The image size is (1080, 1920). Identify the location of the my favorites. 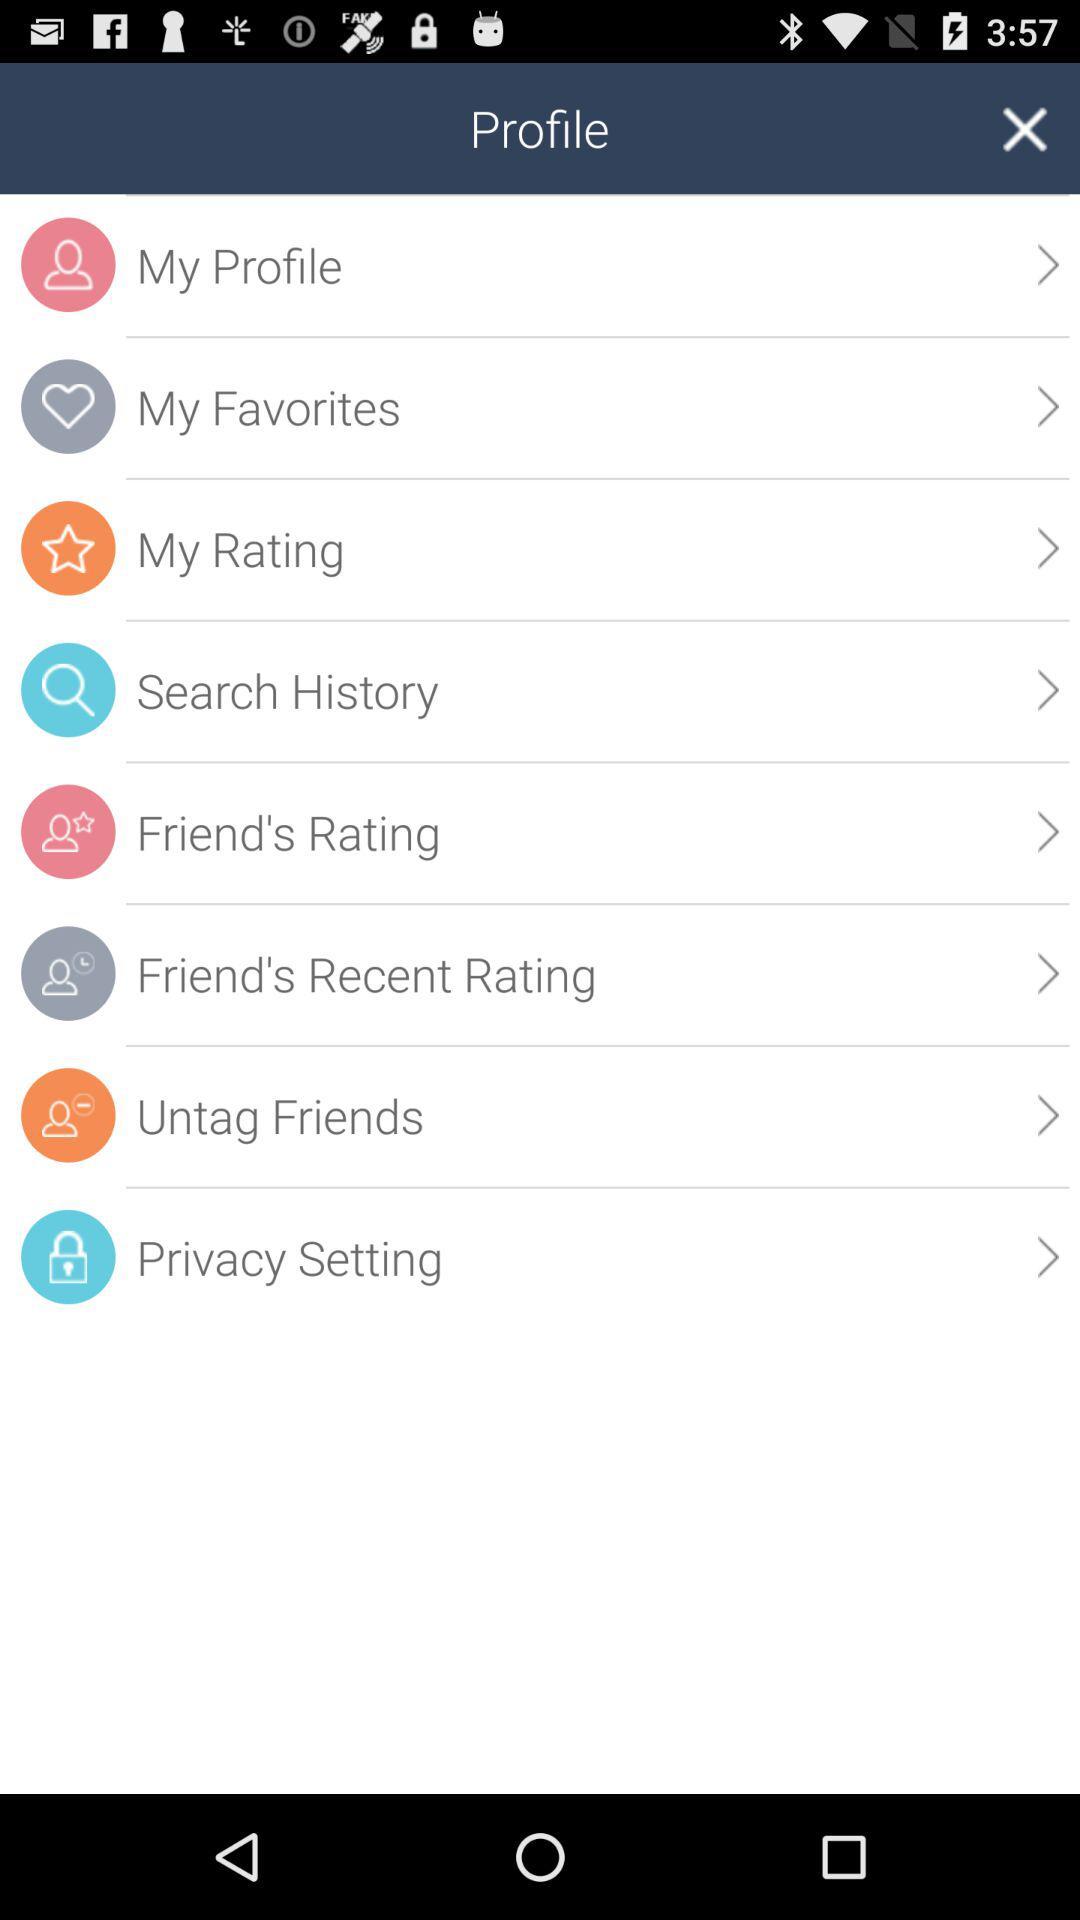
(596, 405).